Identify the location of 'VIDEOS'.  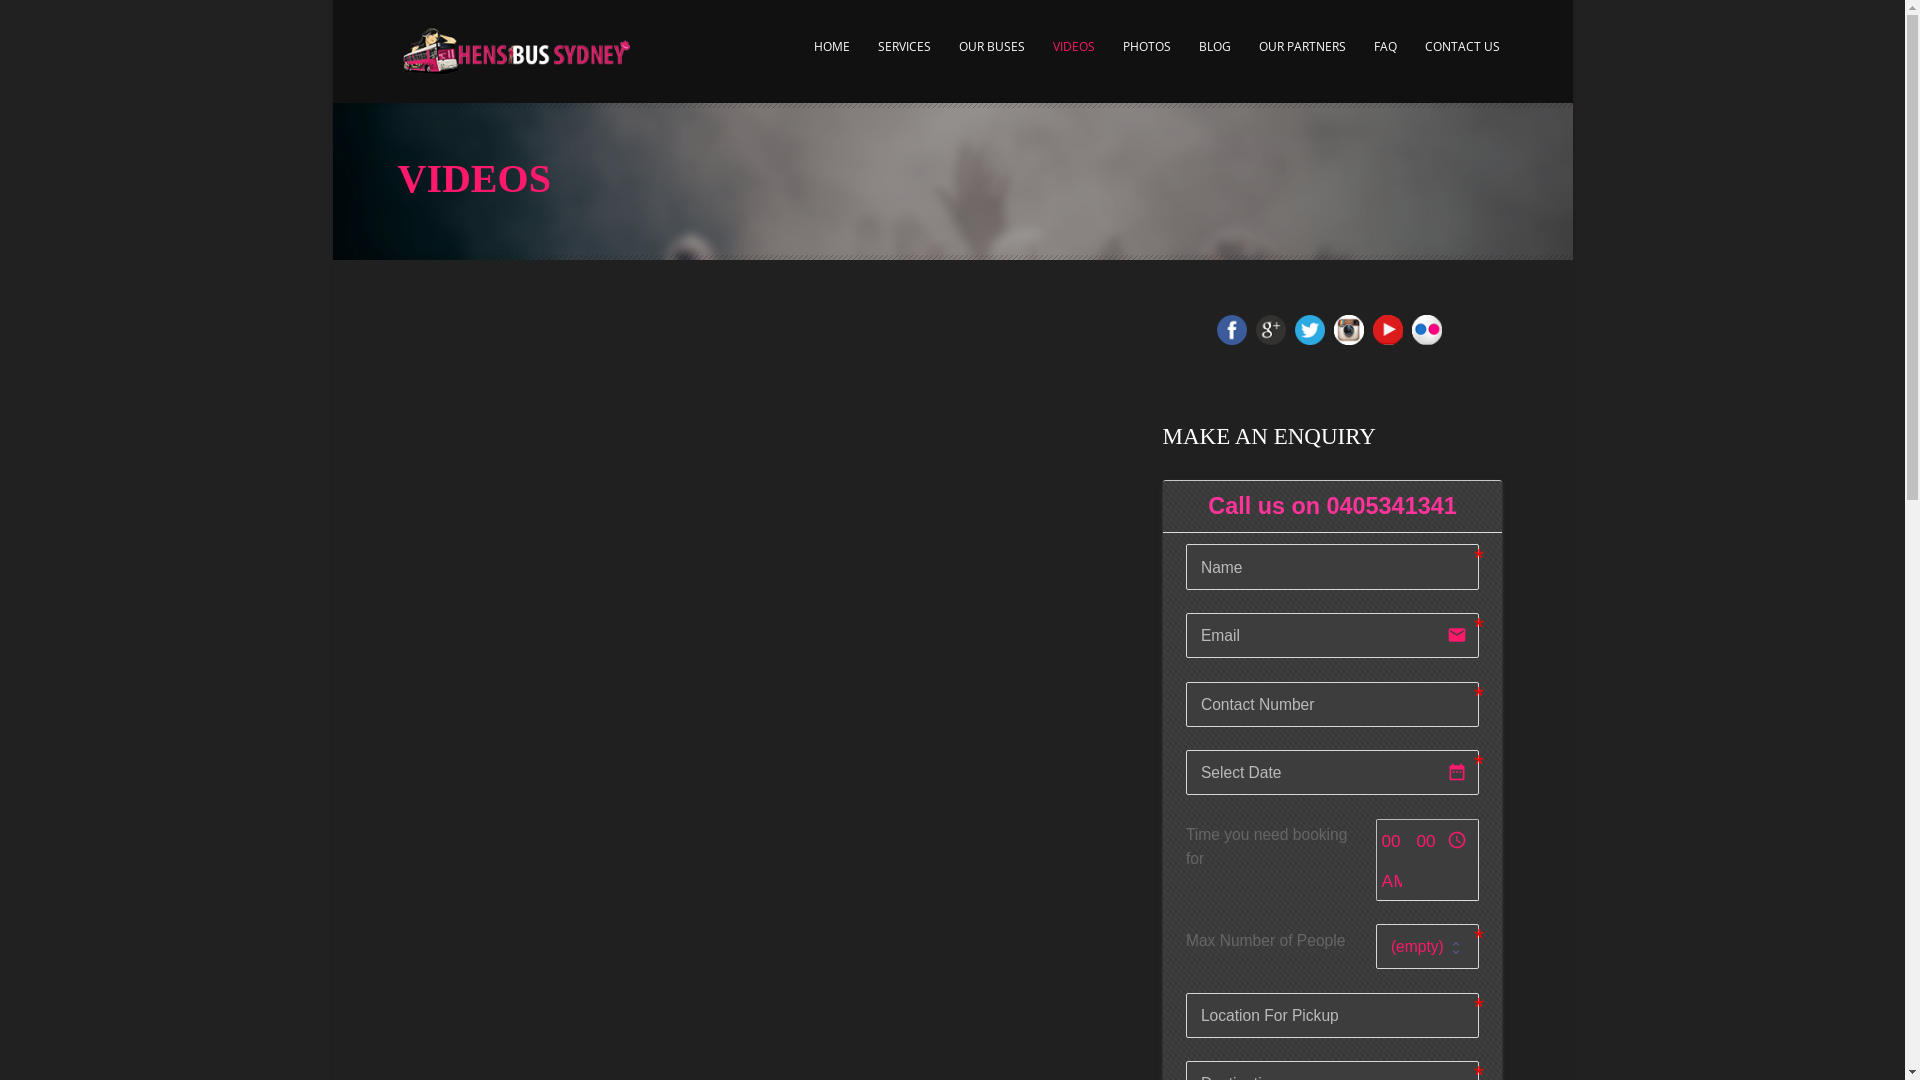
(1046, 56).